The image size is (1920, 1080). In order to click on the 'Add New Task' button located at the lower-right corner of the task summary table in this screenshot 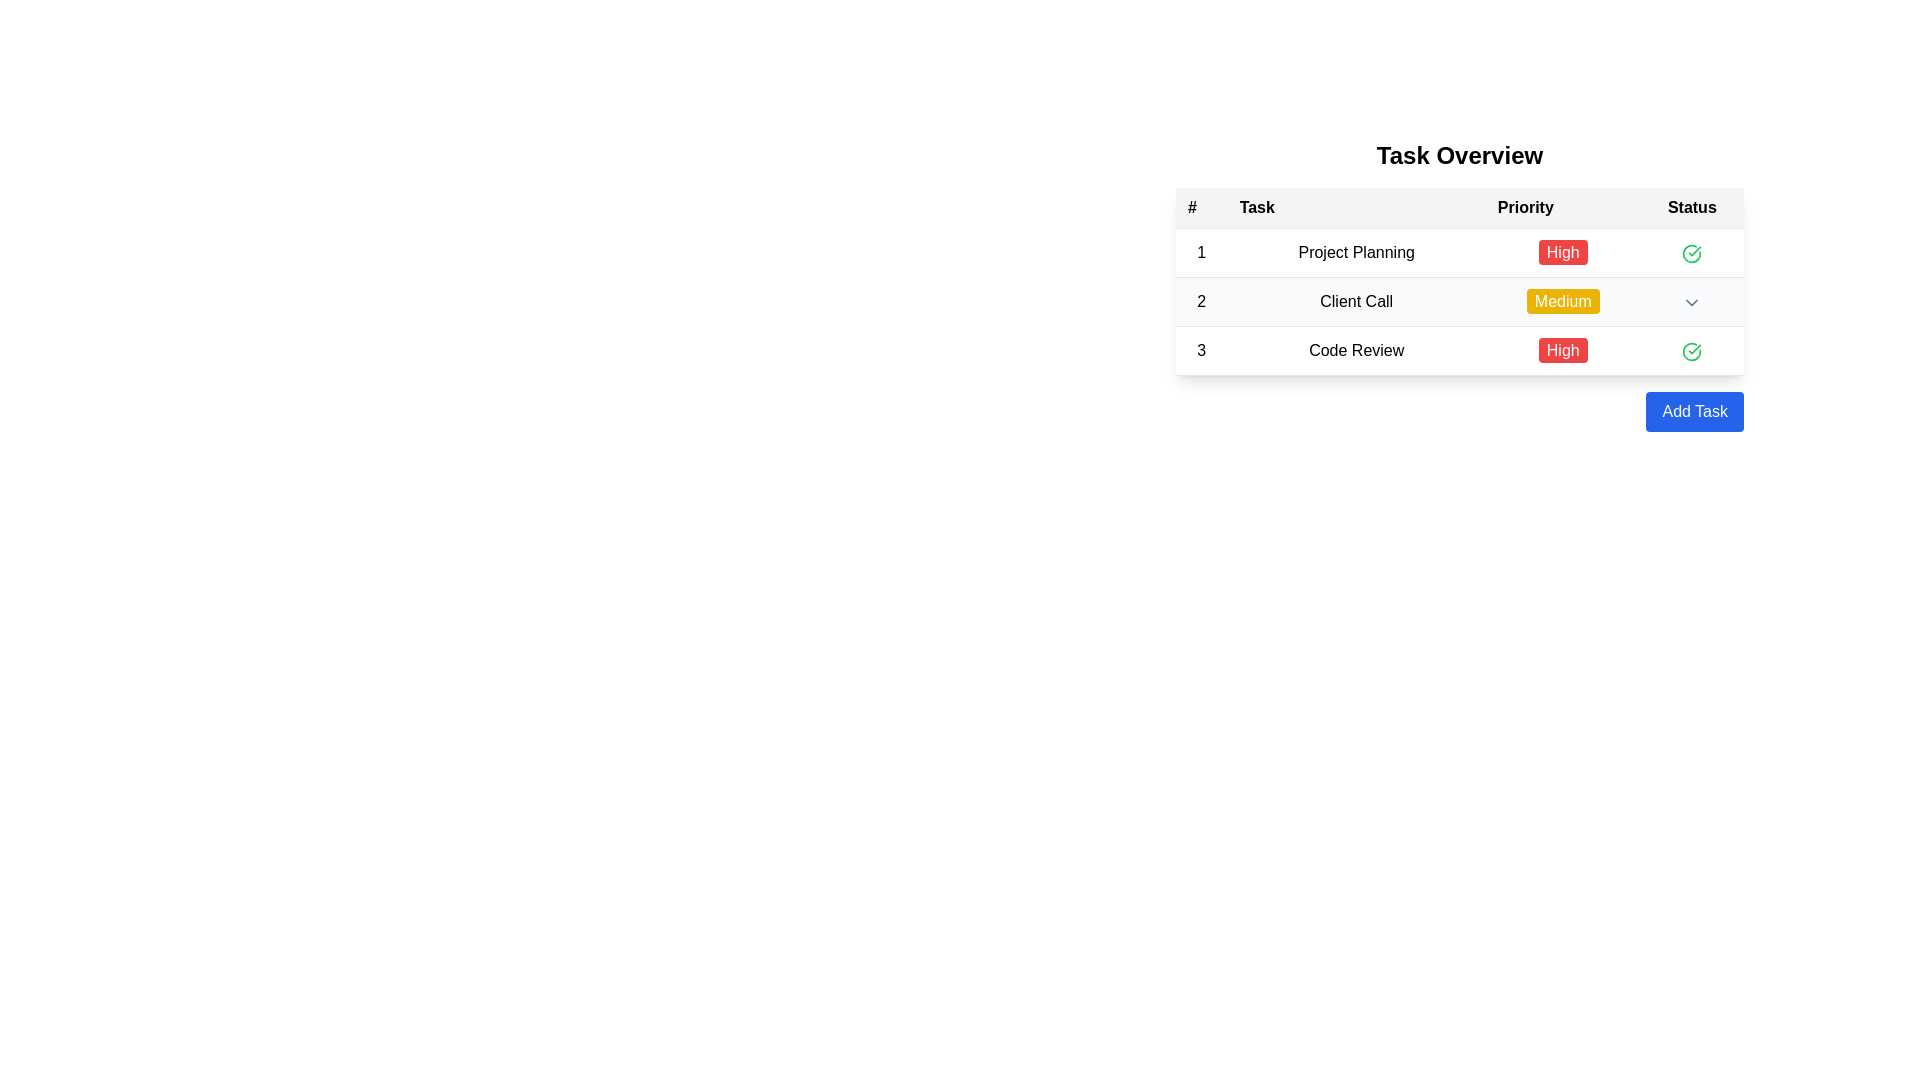, I will do `click(1694, 411)`.